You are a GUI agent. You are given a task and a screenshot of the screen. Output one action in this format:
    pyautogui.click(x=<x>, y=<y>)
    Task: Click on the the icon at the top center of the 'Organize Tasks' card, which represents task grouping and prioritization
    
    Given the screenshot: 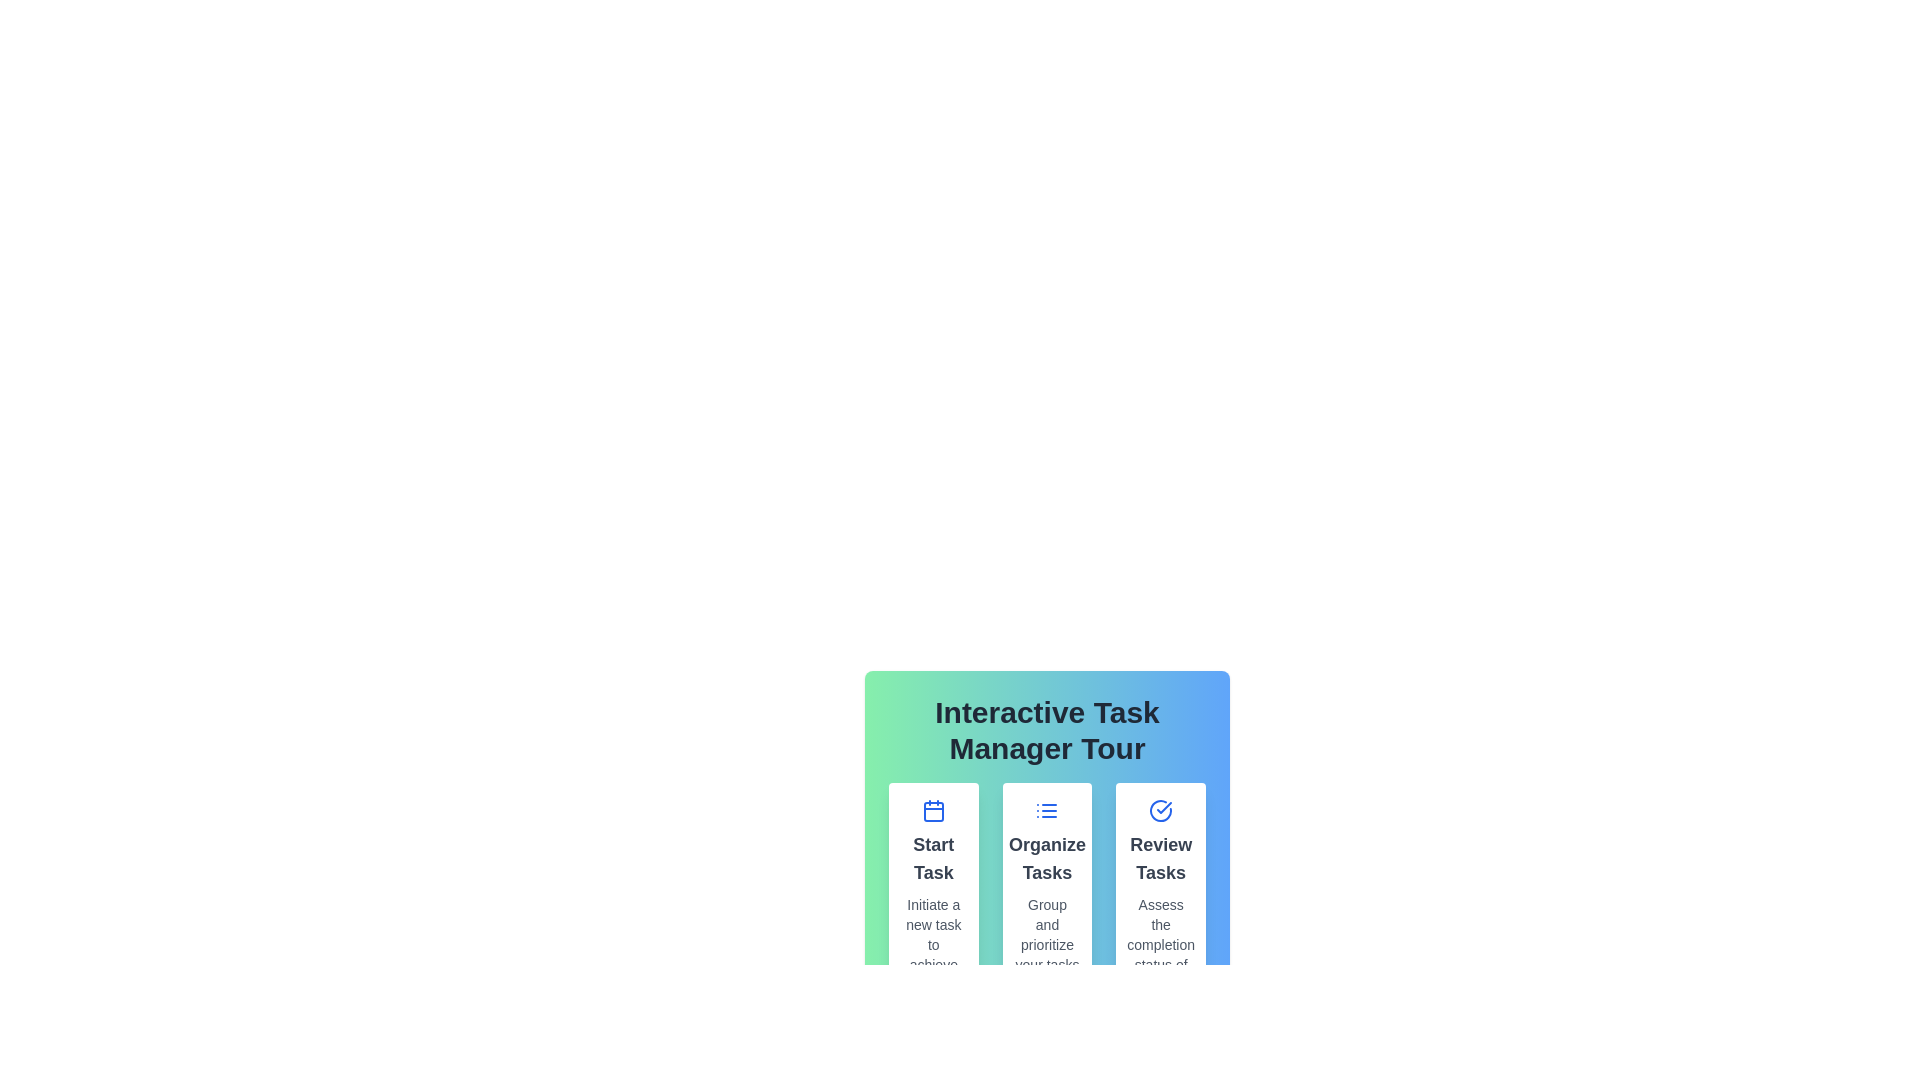 What is the action you would take?
    pyautogui.click(x=1046, y=810)
    